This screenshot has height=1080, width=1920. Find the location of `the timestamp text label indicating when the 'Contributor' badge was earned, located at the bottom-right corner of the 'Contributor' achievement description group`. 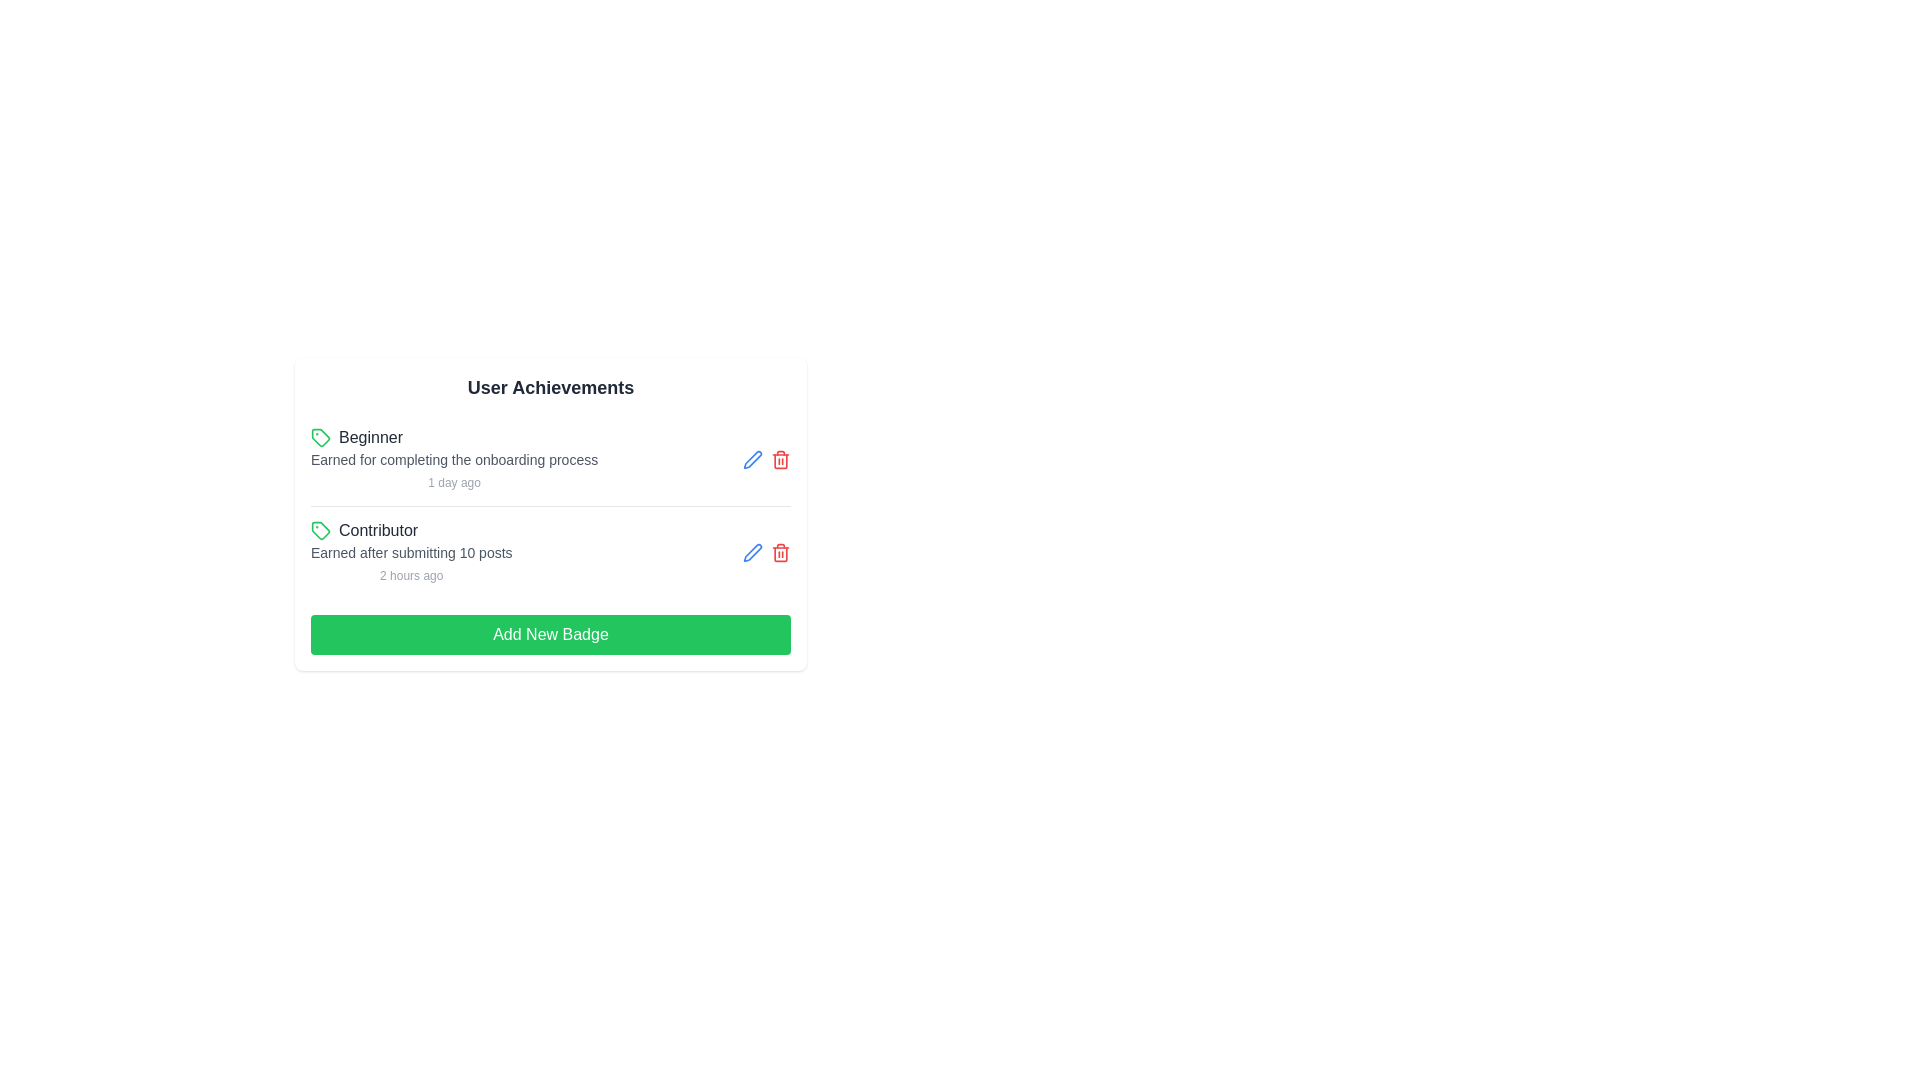

the timestamp text label indicating when the 'Contributor' badge was earned, located at the bottom-right corner of the 'Contributor' achievement description group is located at coordinates (410, 575).